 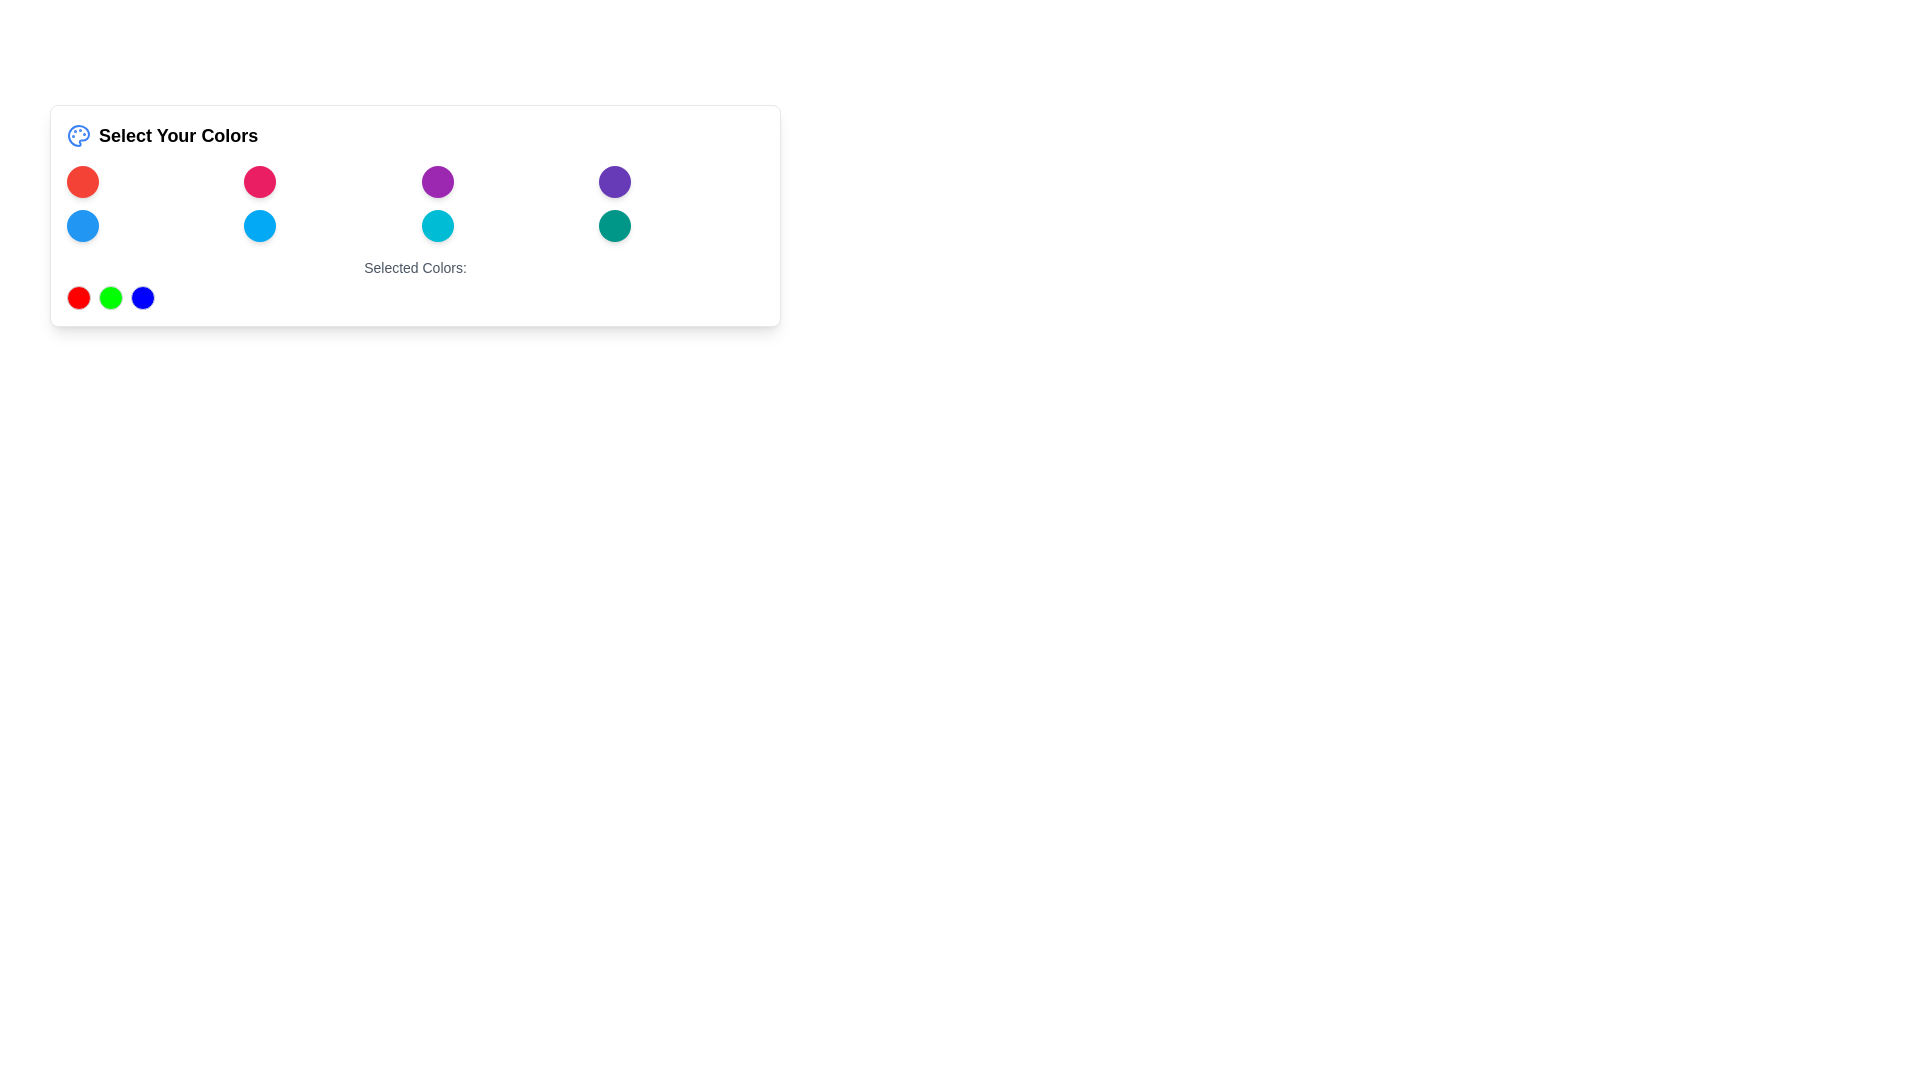 I want to click on the circular palette icon with paint wells located at the top-left of the 'Select Your Colors' section, so click(x=78, y=135).